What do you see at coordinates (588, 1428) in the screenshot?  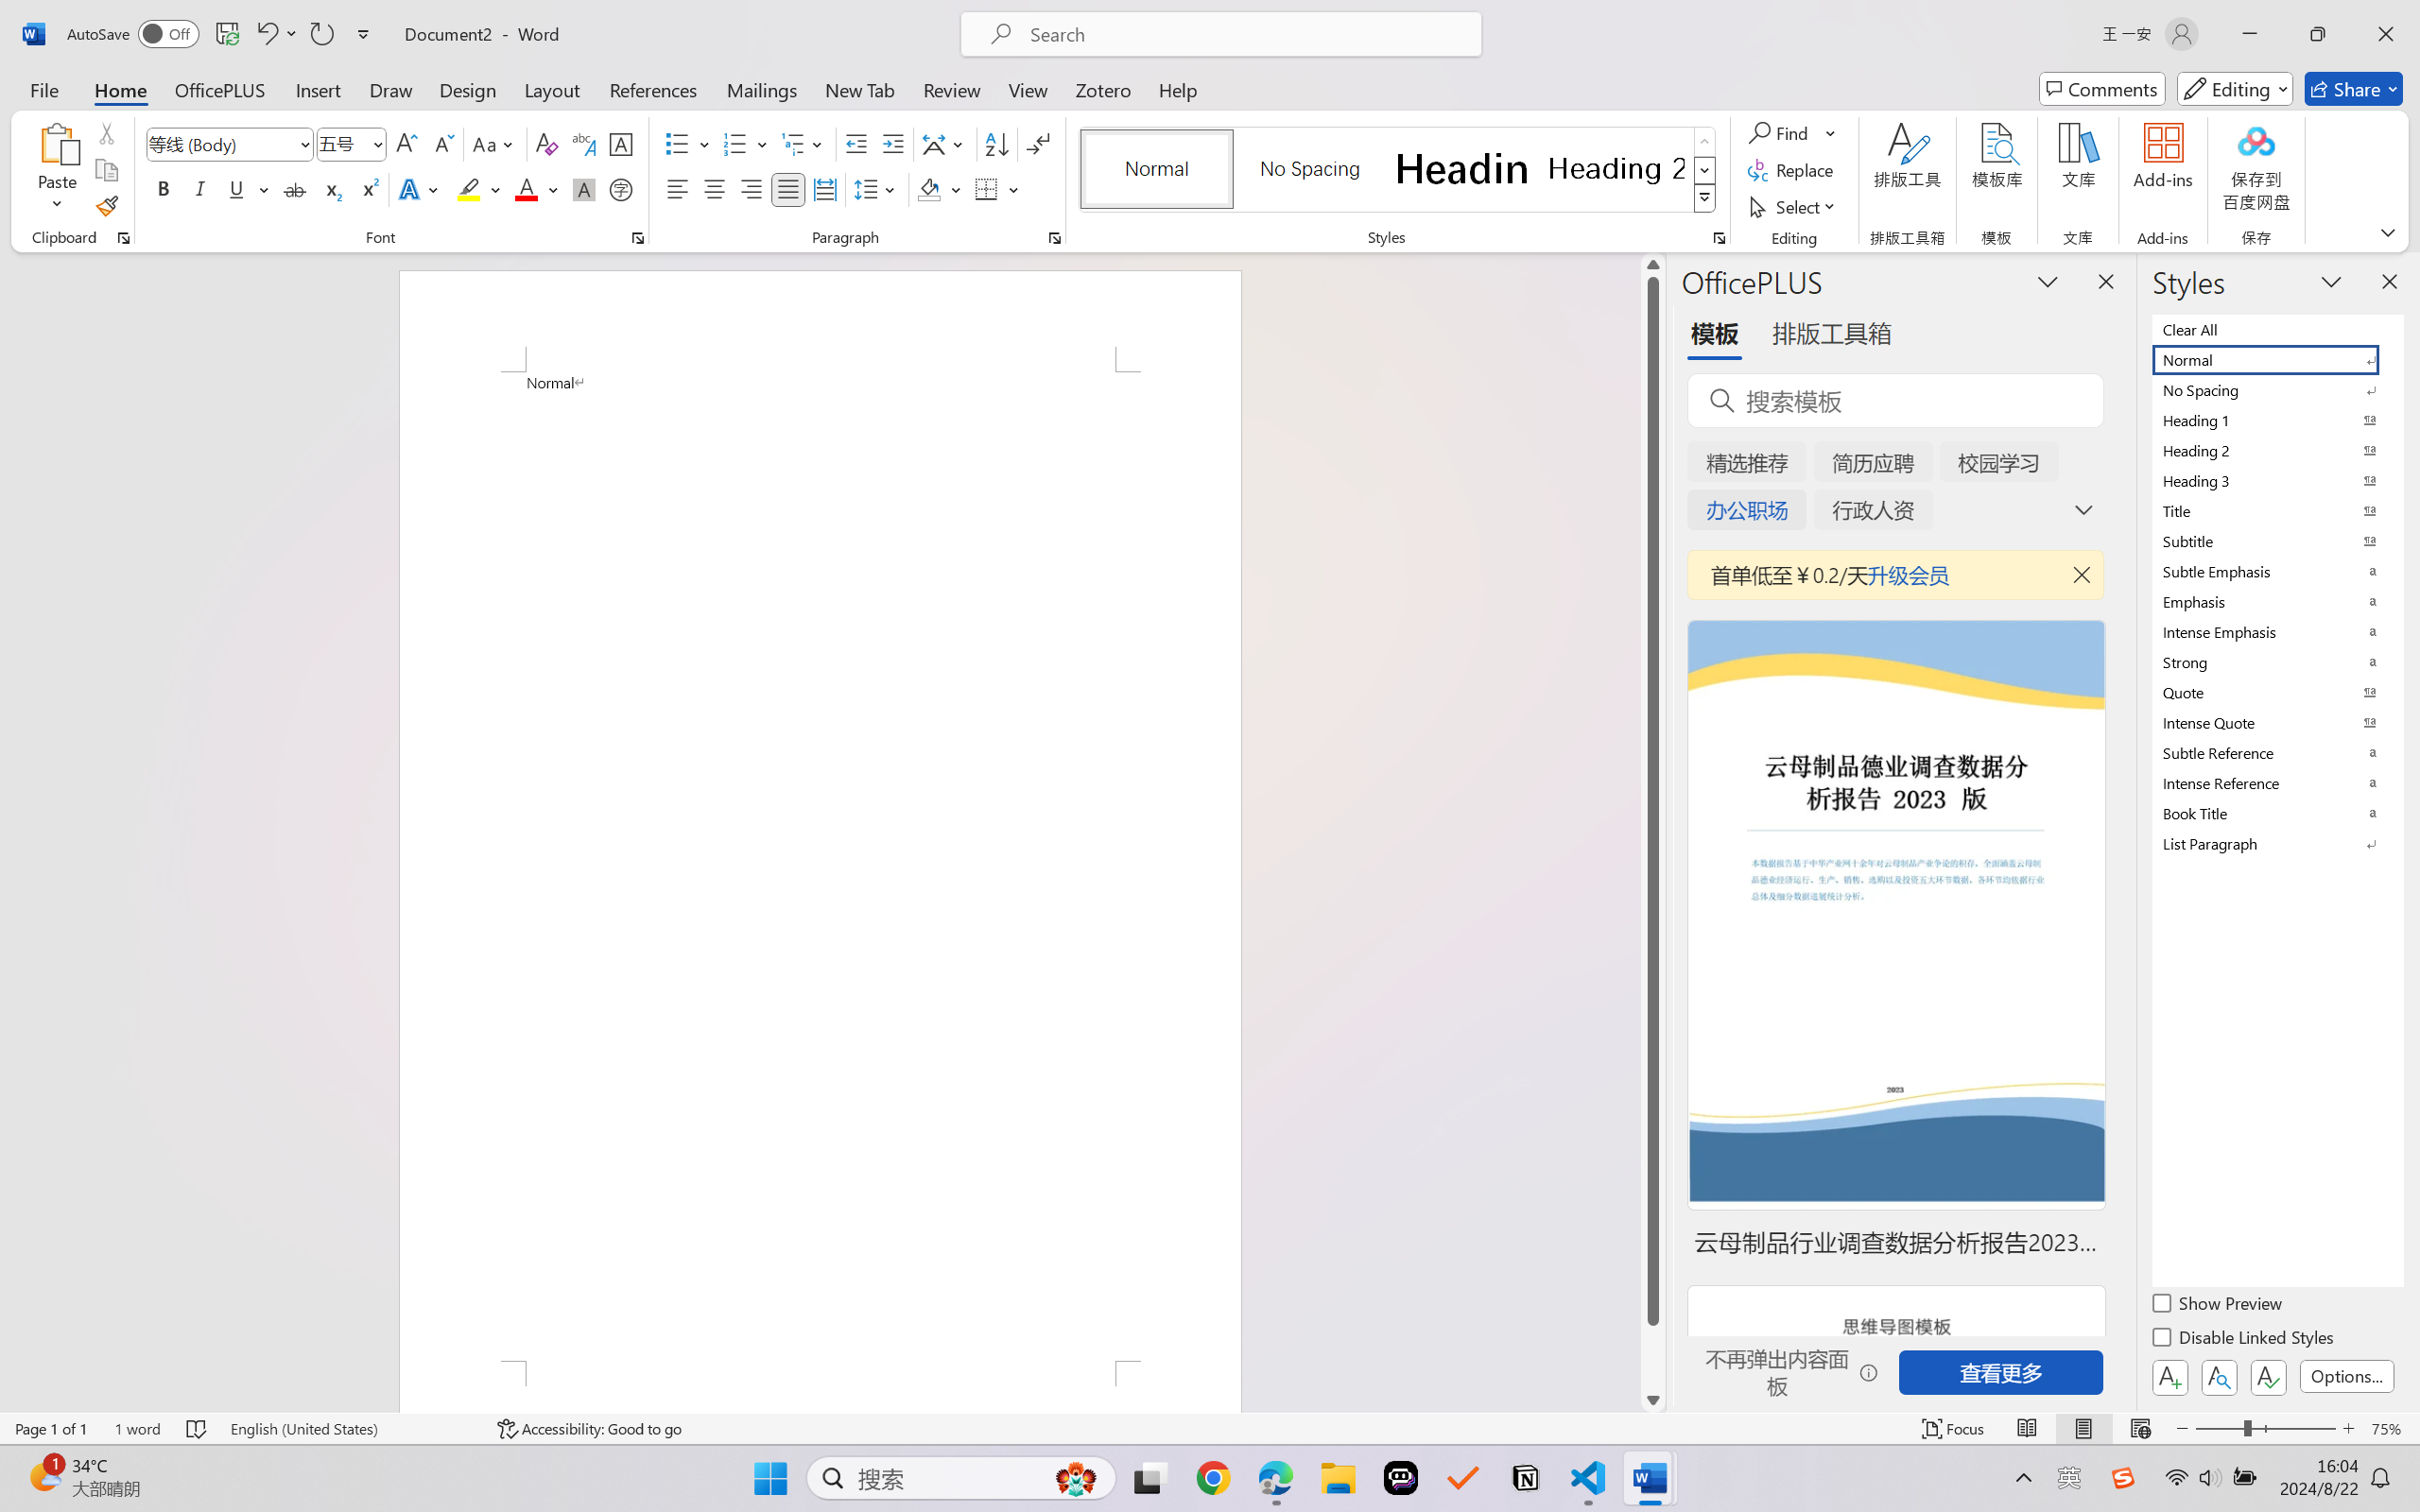 I see `'Accessibility Checker Accessibility: Good to go'` at bounding box center [588, 1428].